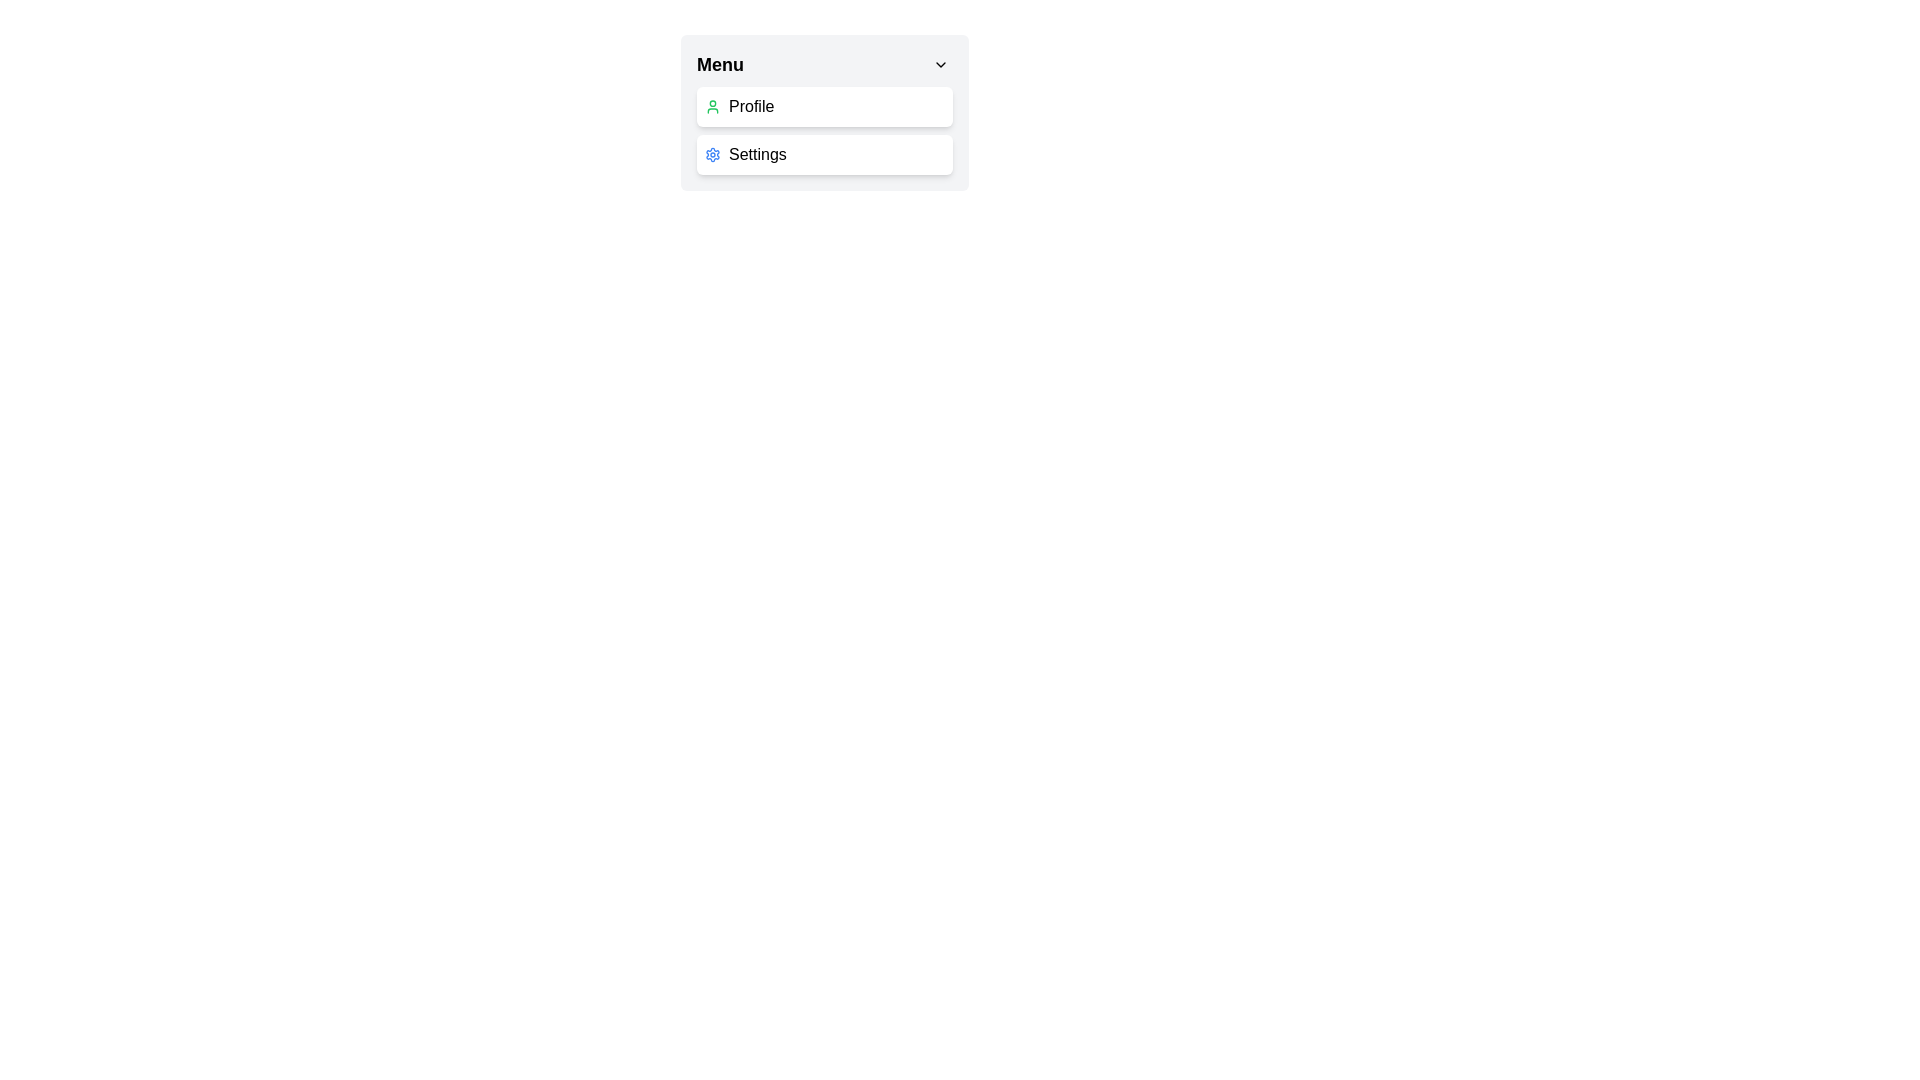  I want to click on the static text label displaying 'Profile', which is positioned directly to the right of a user icon within a rounded rectangle card-like section, so click(750, 107).